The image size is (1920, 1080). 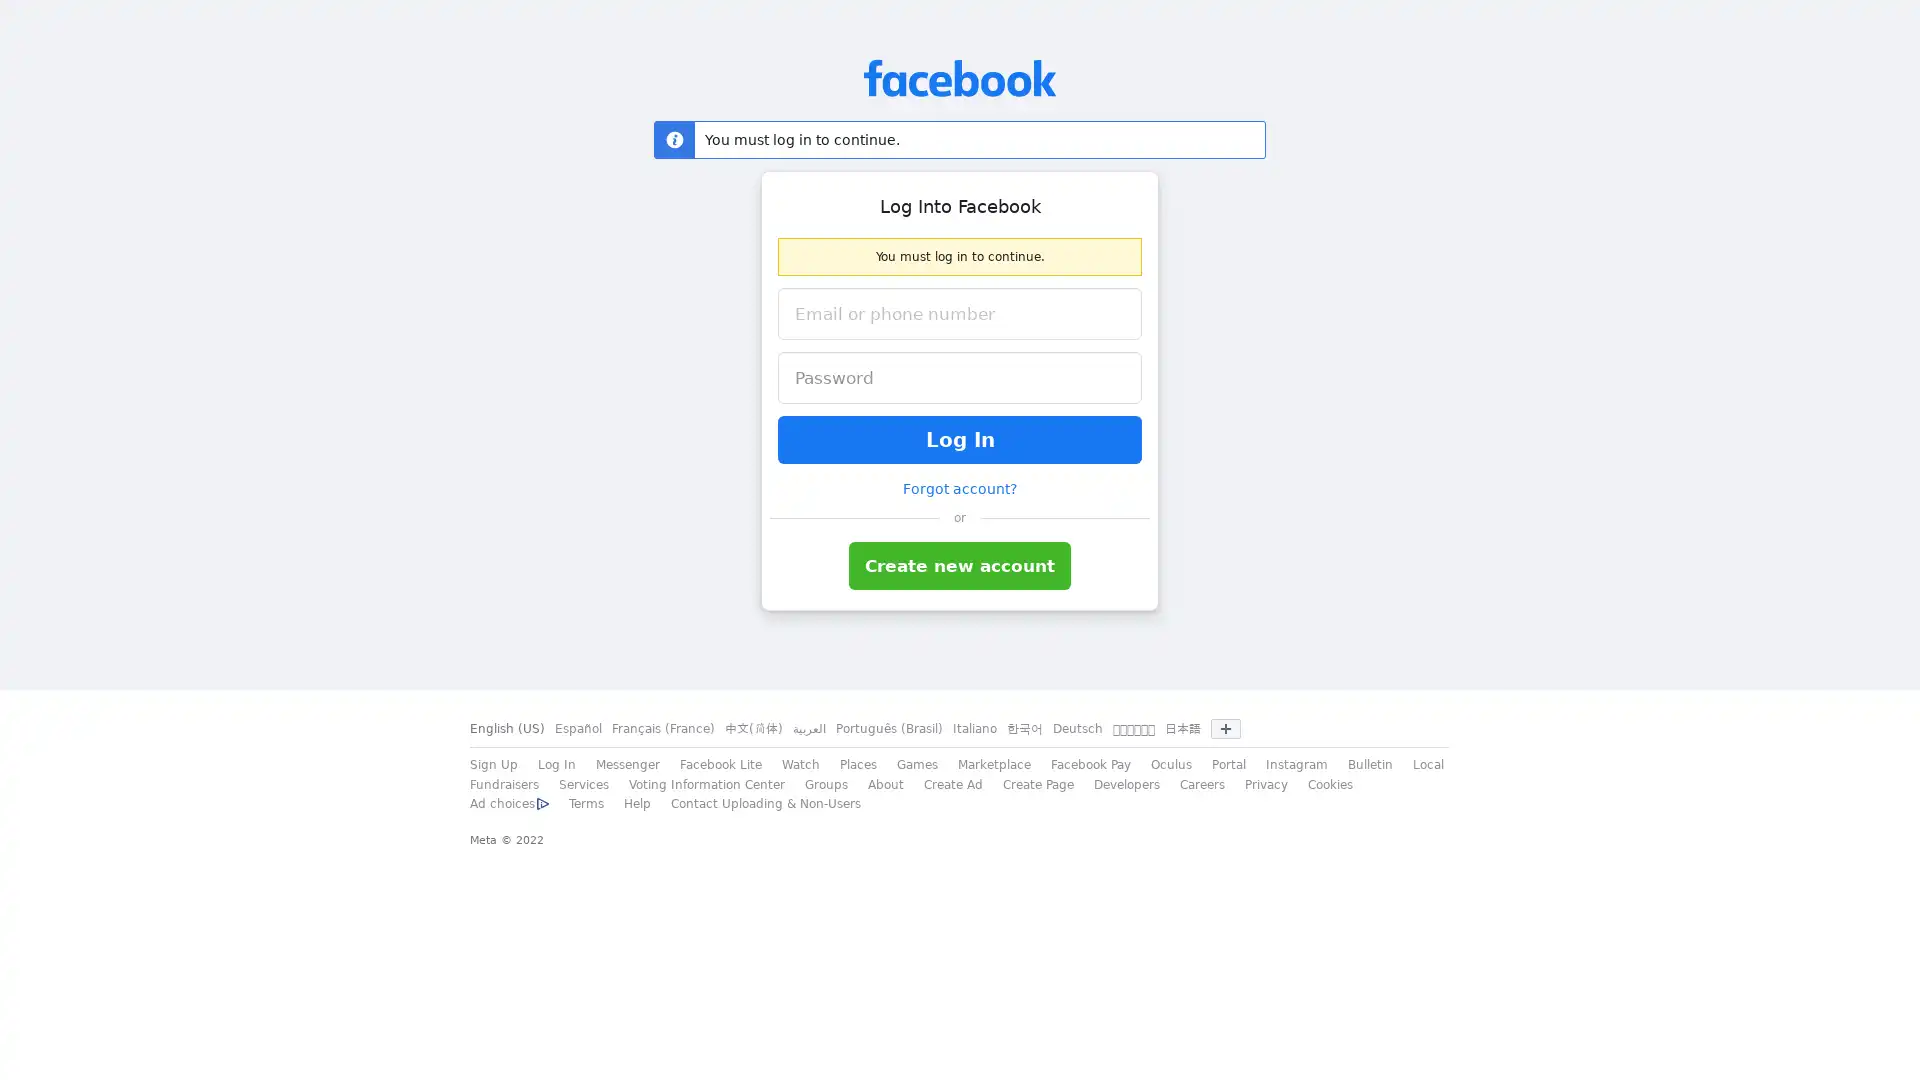 What do you see at coordinates (960, 438) in the screenshot?
I see `Log In` at bounding box center [960, 438].